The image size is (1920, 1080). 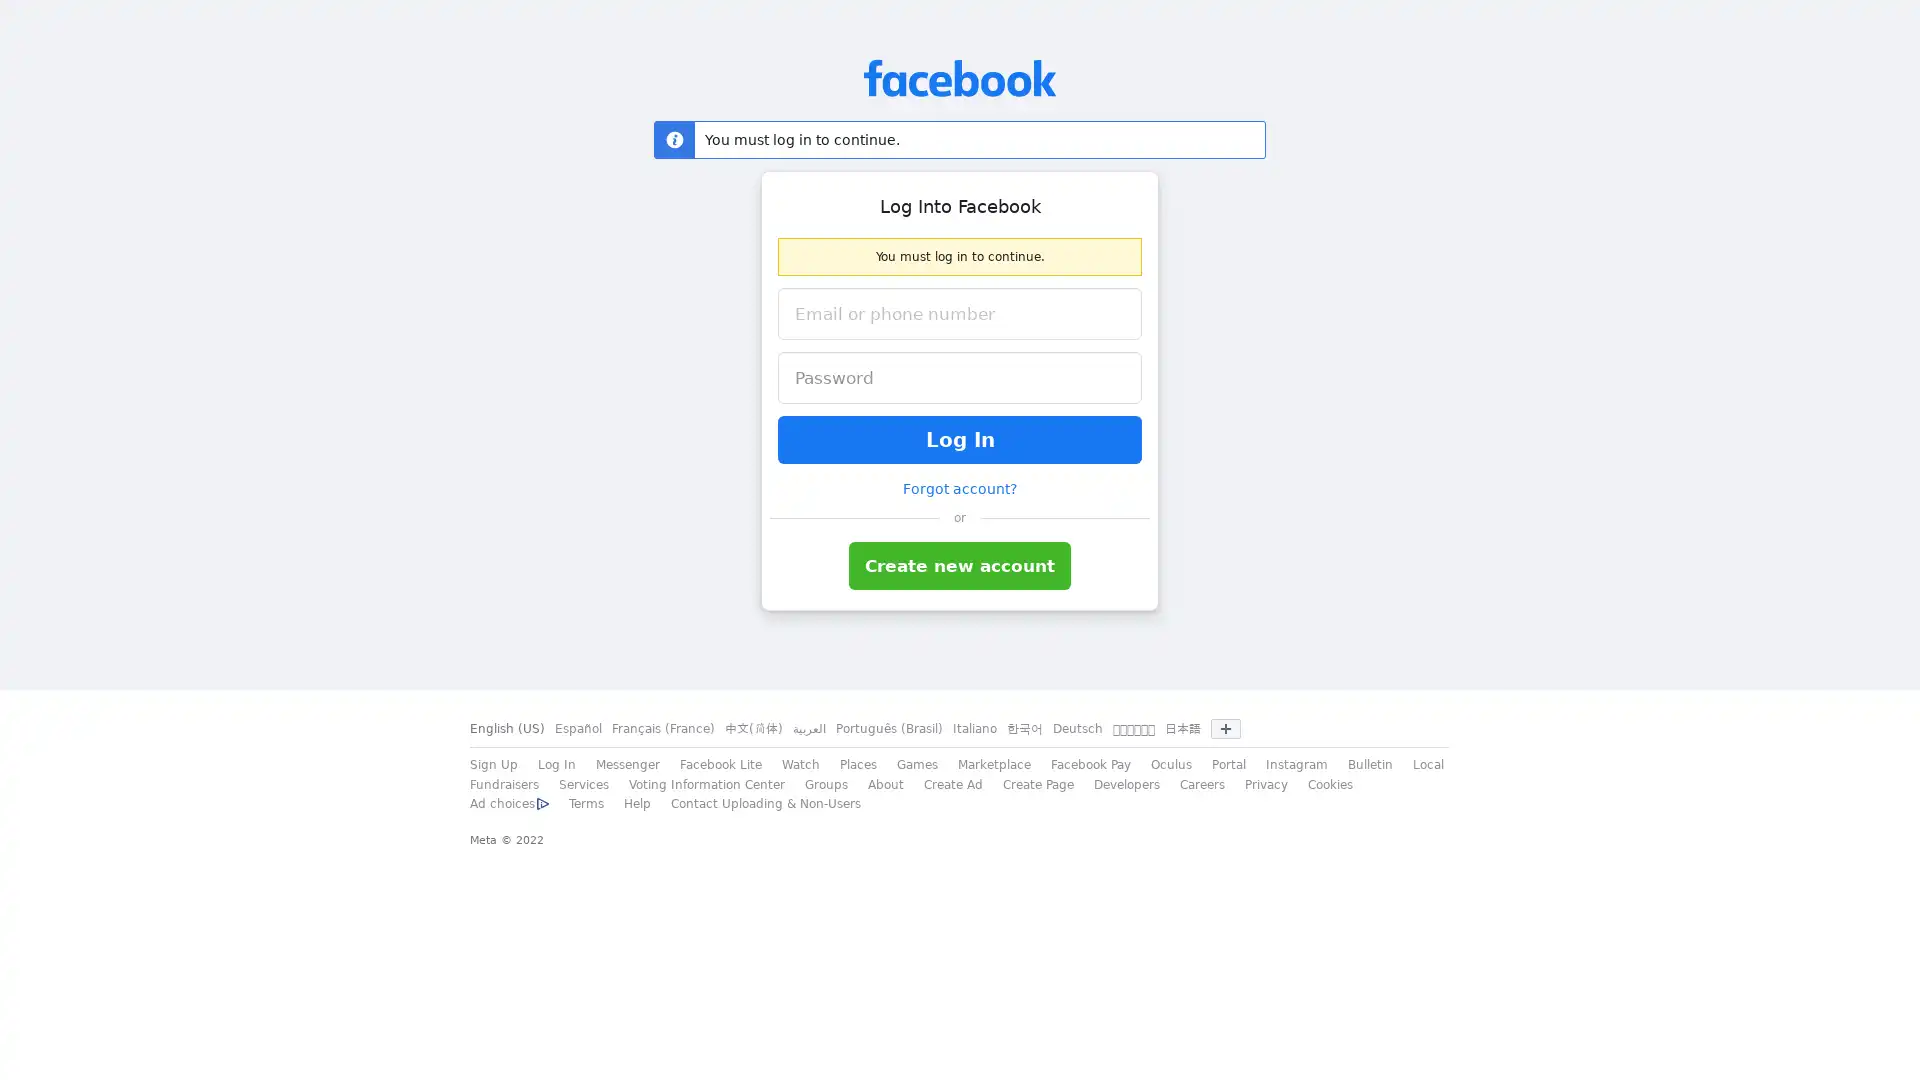 What do you see at coordinates (960, 438) in the screenshot?
I see `Log In` at bounding box center [960, 438].